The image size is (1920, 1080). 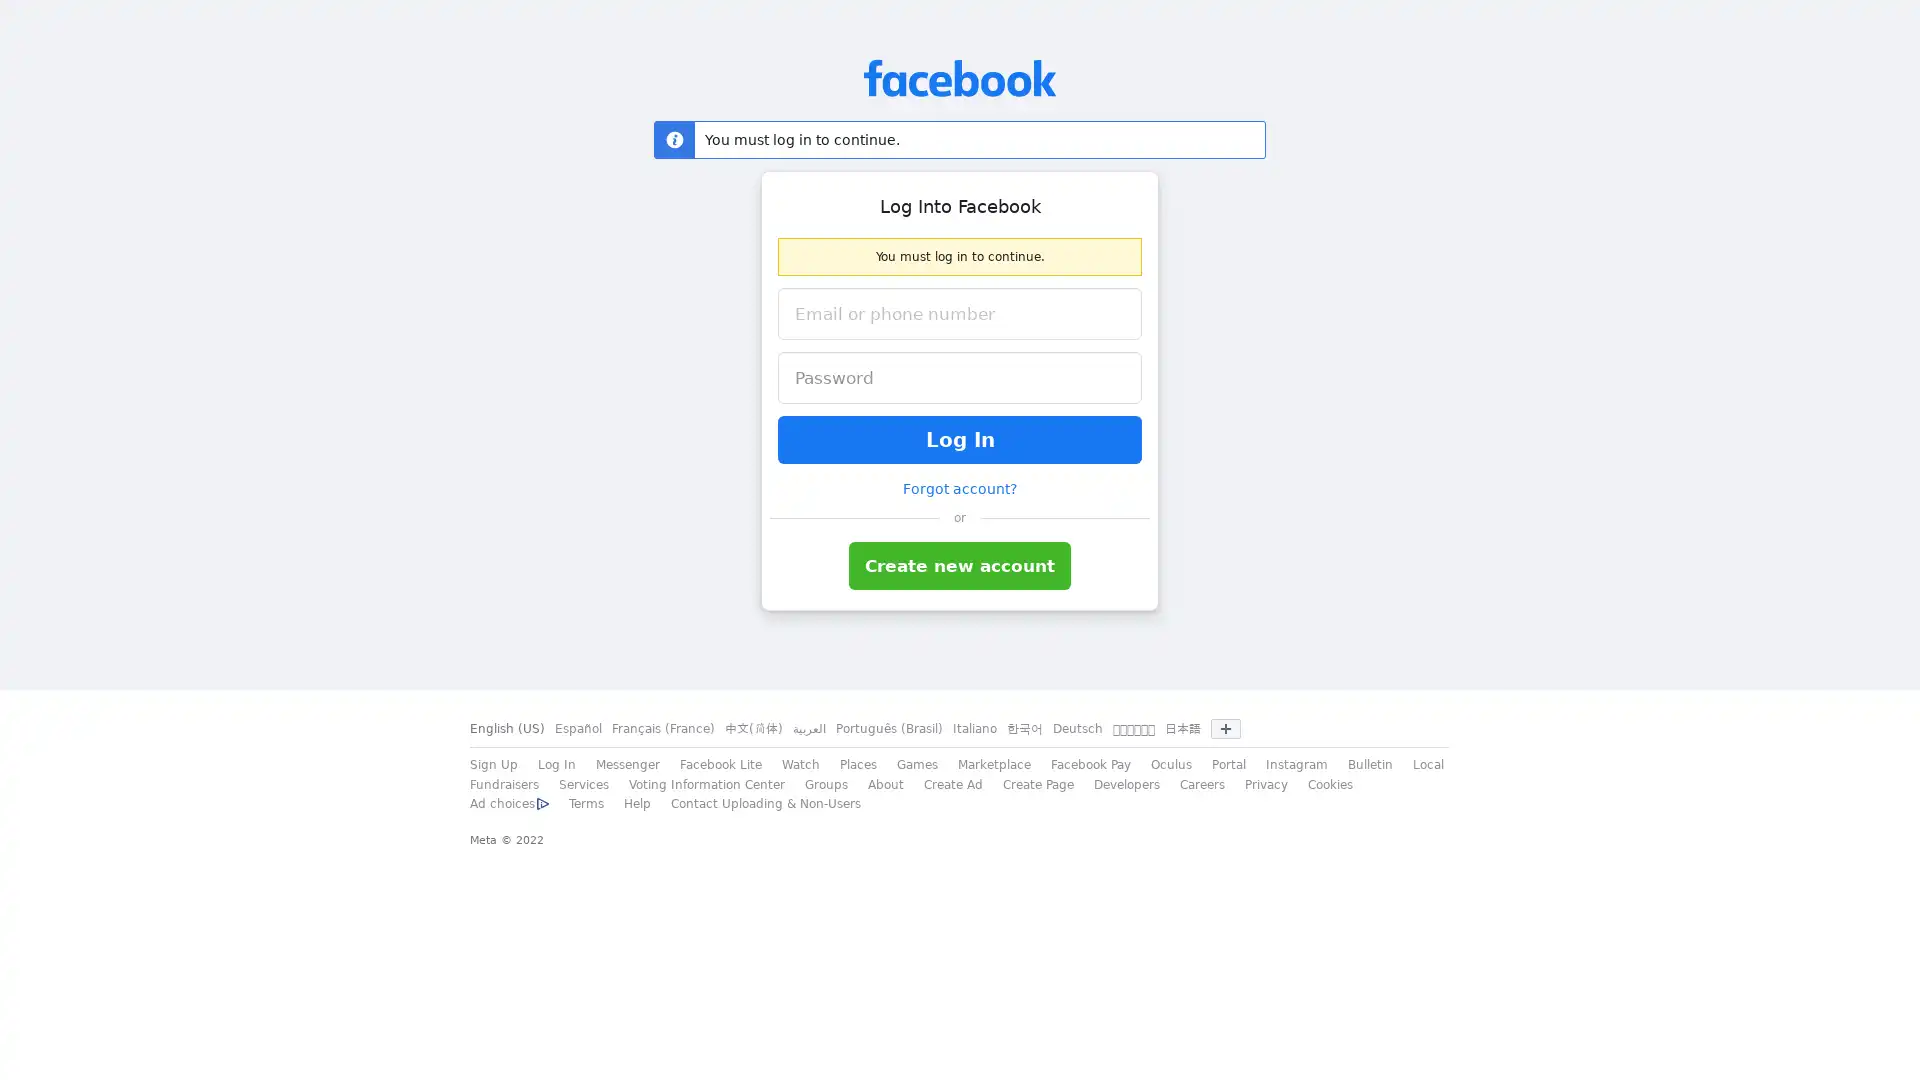 What do you see at coordinates (960, 438) in the screenshot?
I see `Log In` at bounding box center [960, 438].